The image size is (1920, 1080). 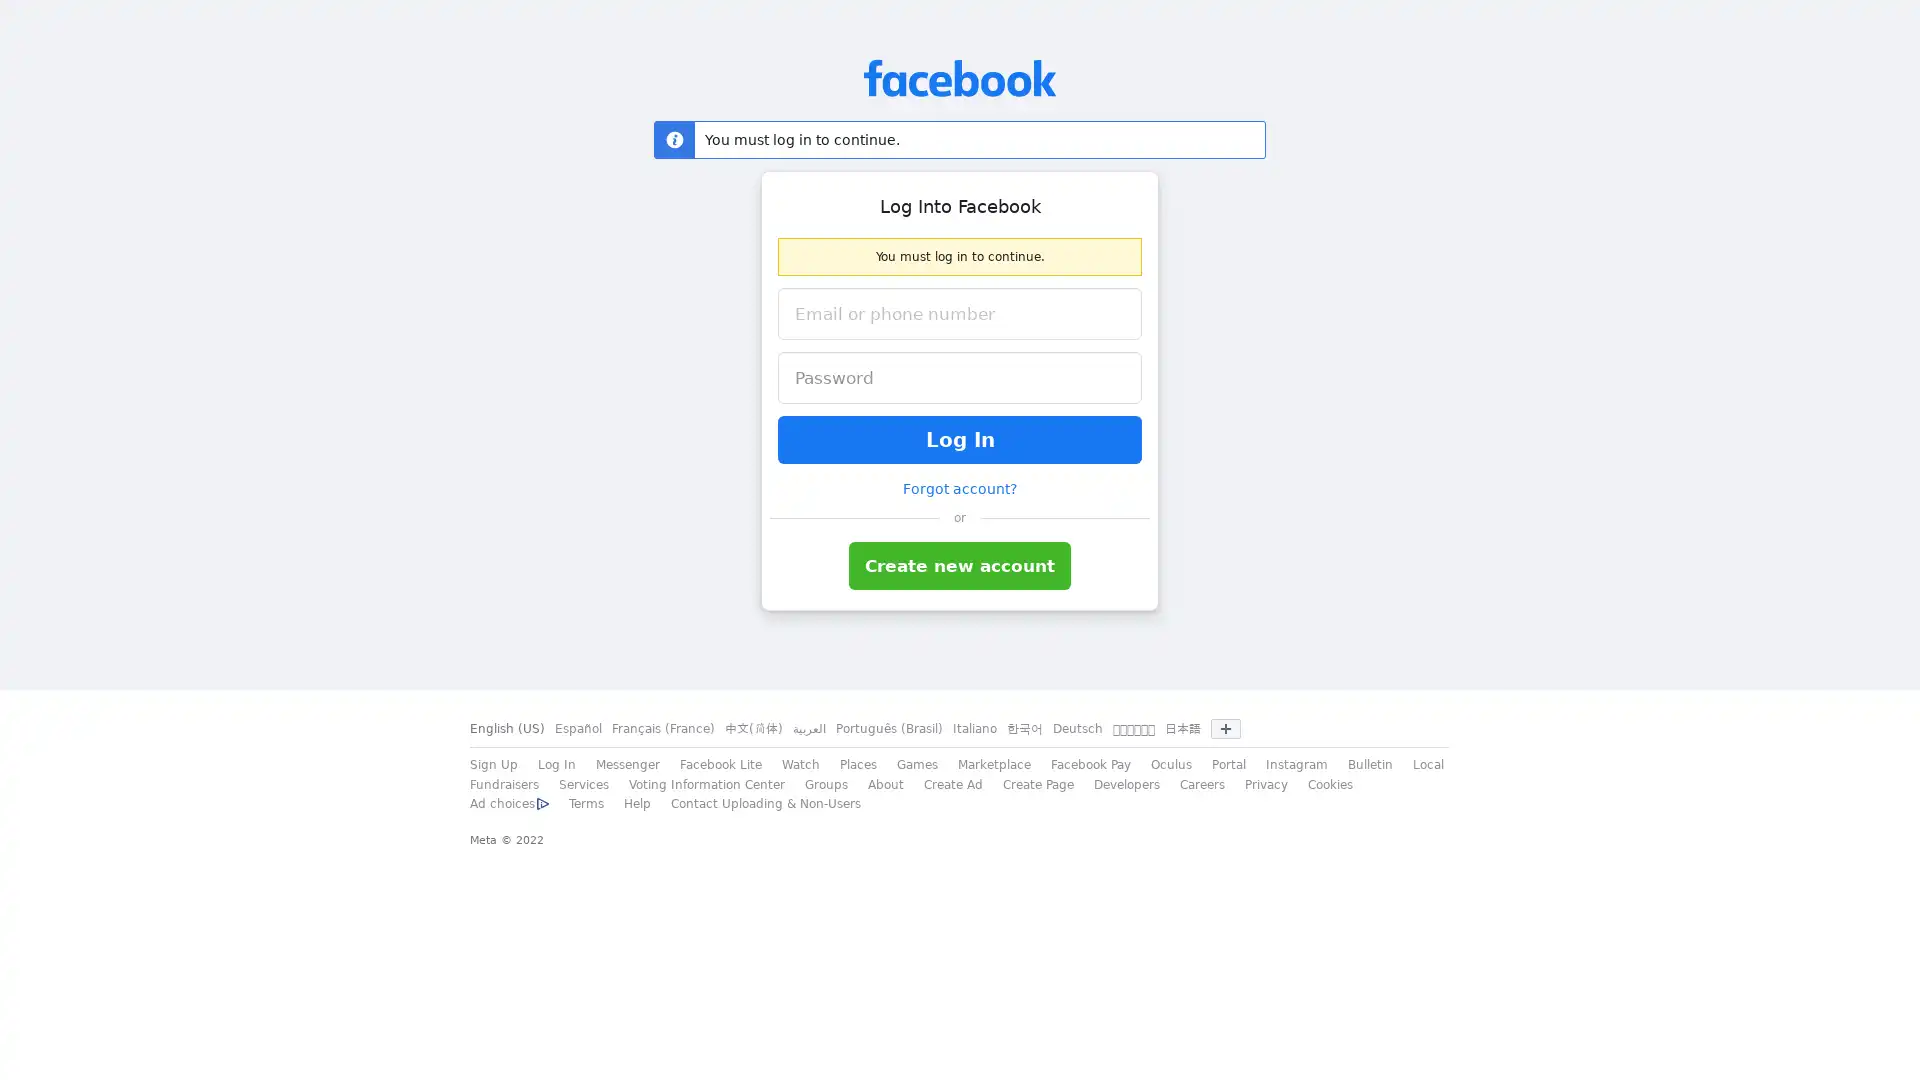 What do you see at coordinates (960, 438) in the screenshot?
I see `Log In` at bounding box center [960, 438].